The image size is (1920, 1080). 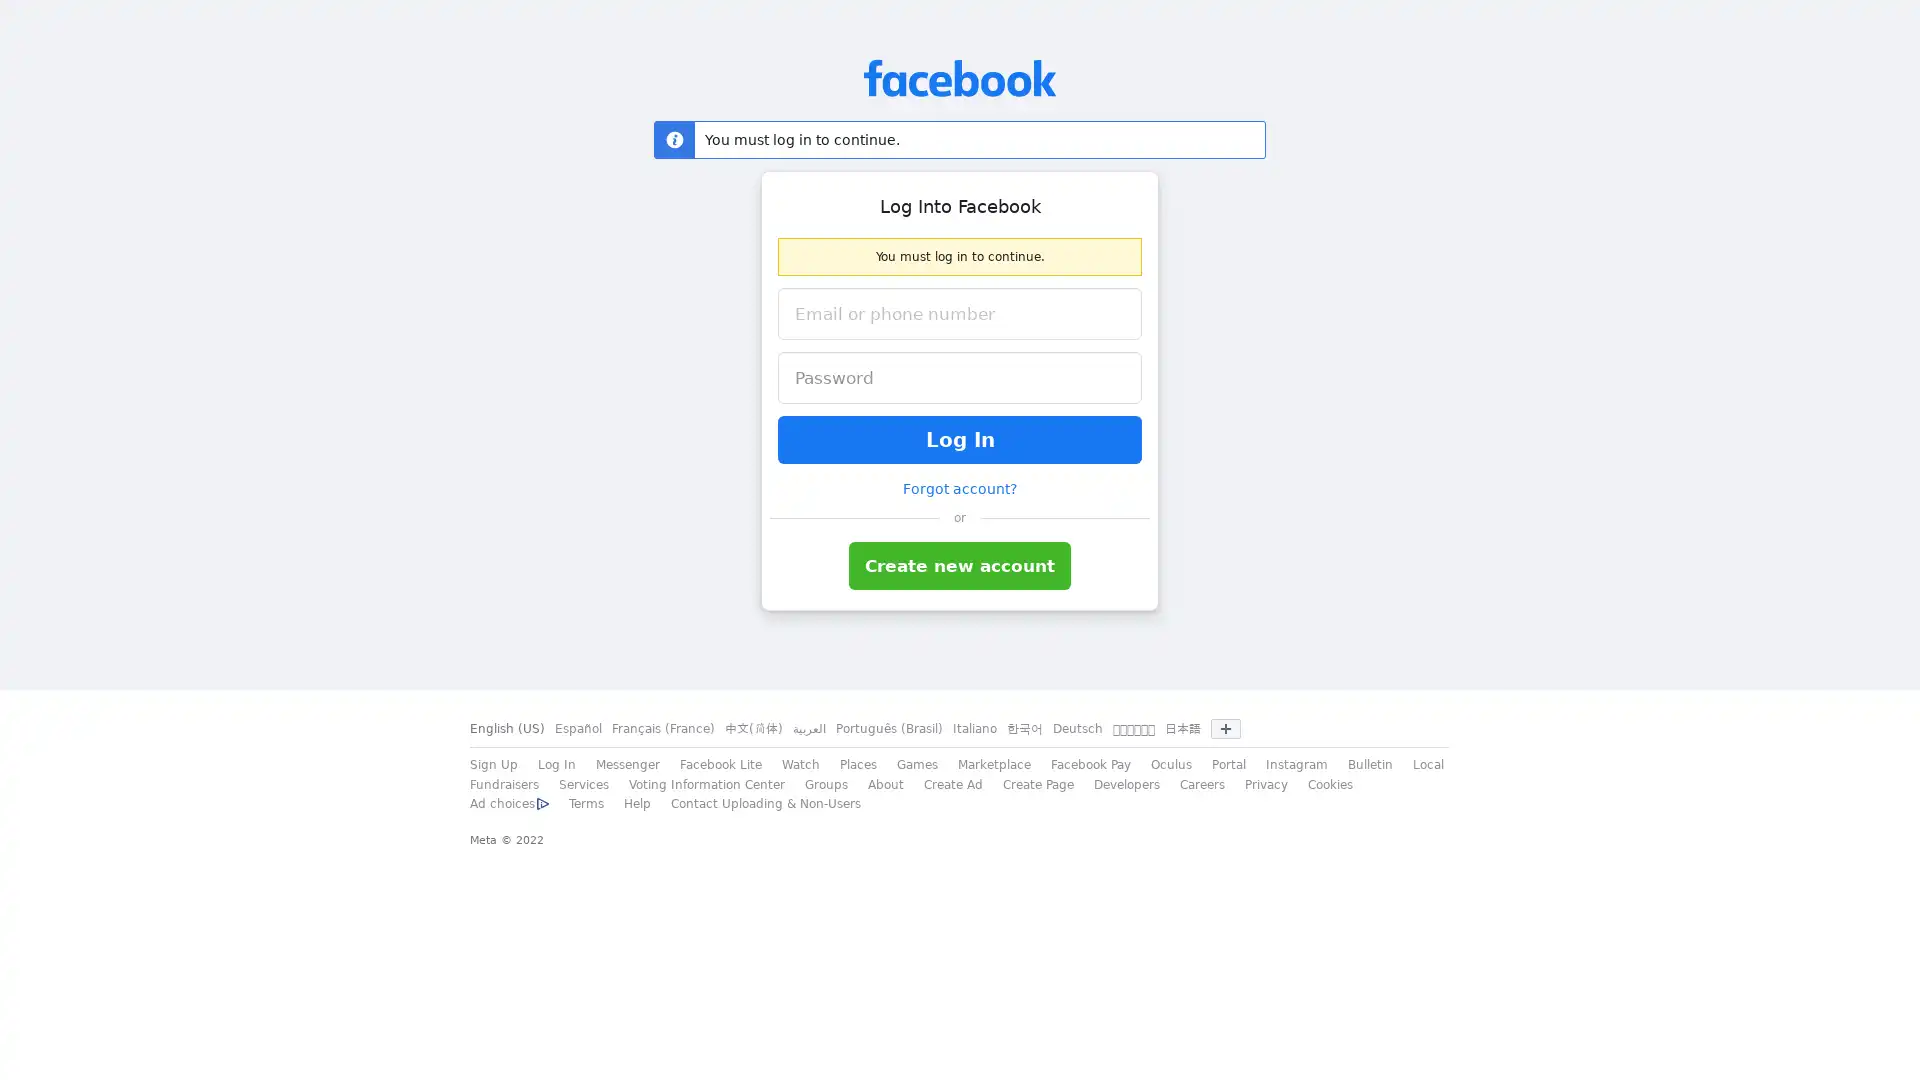 What do you see at coordinates (960, 438) in the screenshot?
I see `Log In` at bounding box center [960, 438].